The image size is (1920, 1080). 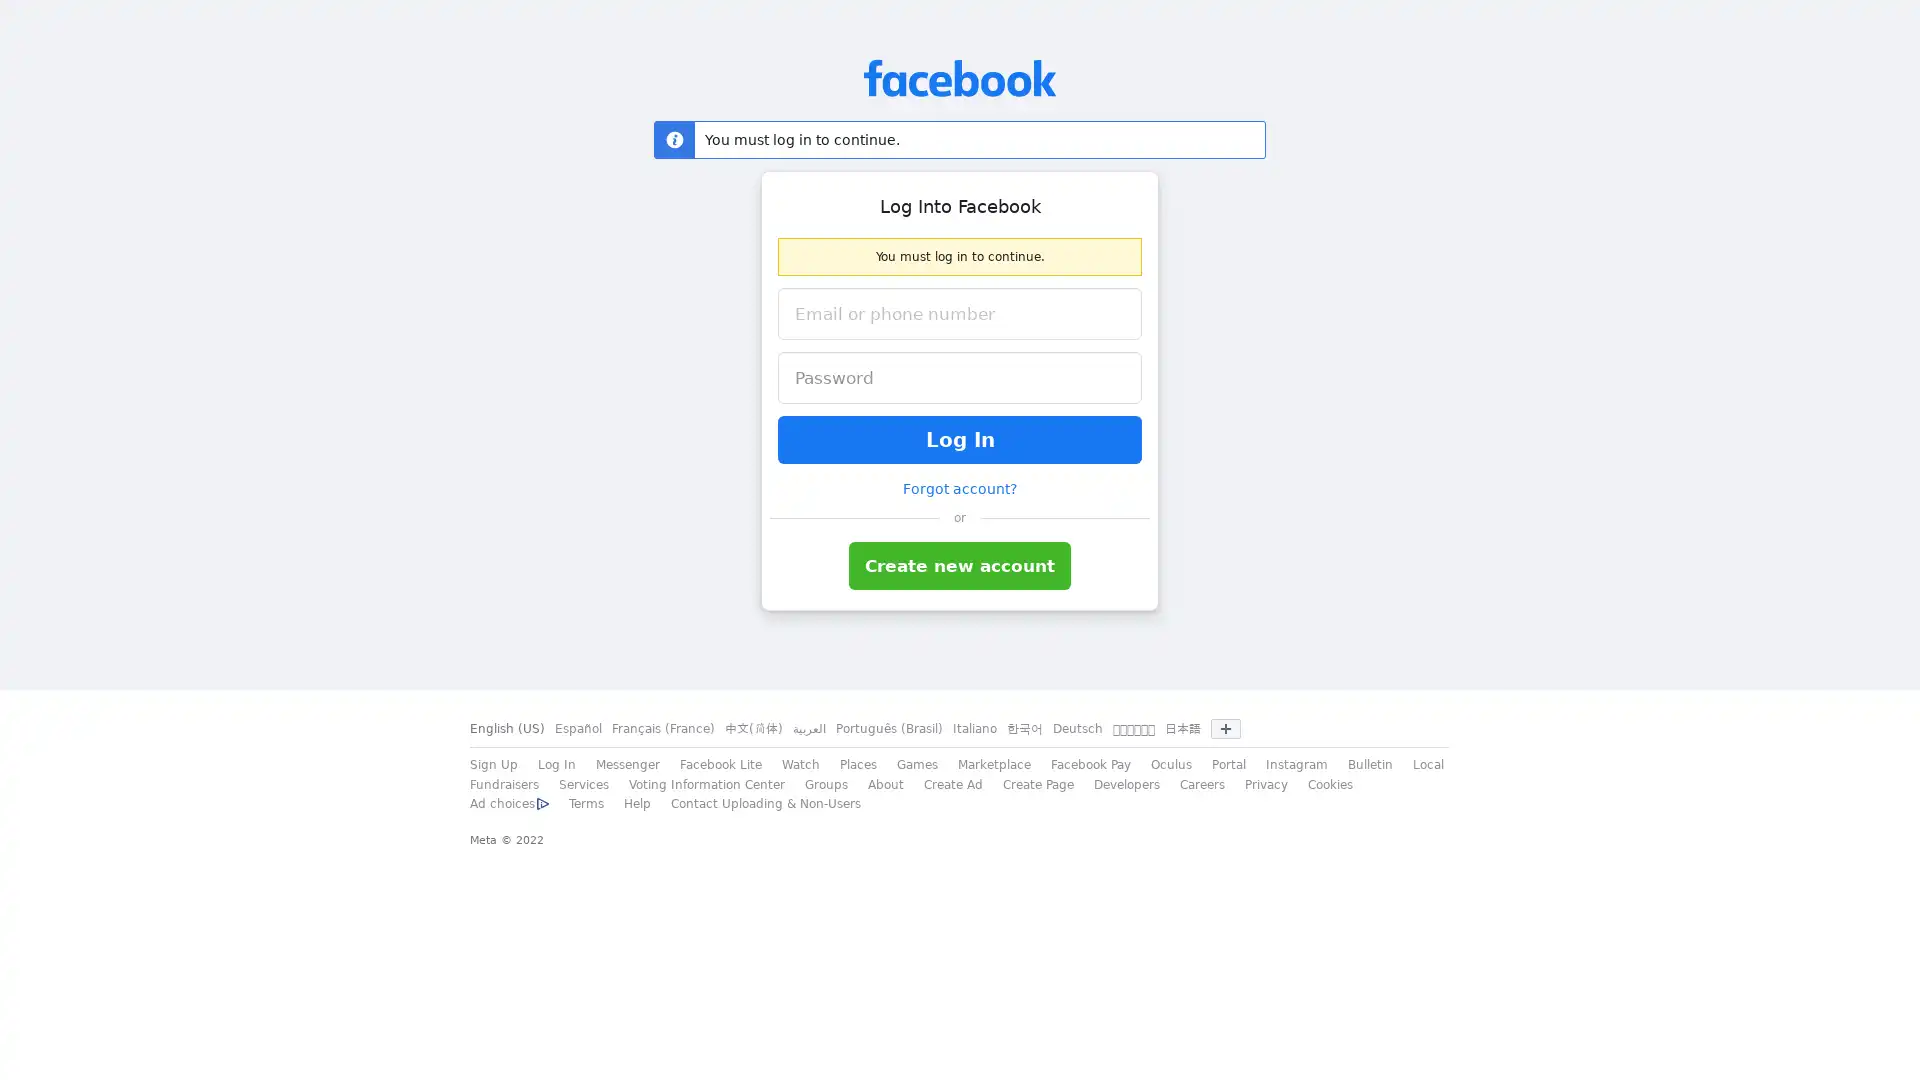 What do you see at coordinates (960, 438) in the screenshot?
I see `Log In` at bounding box center [960, 438].